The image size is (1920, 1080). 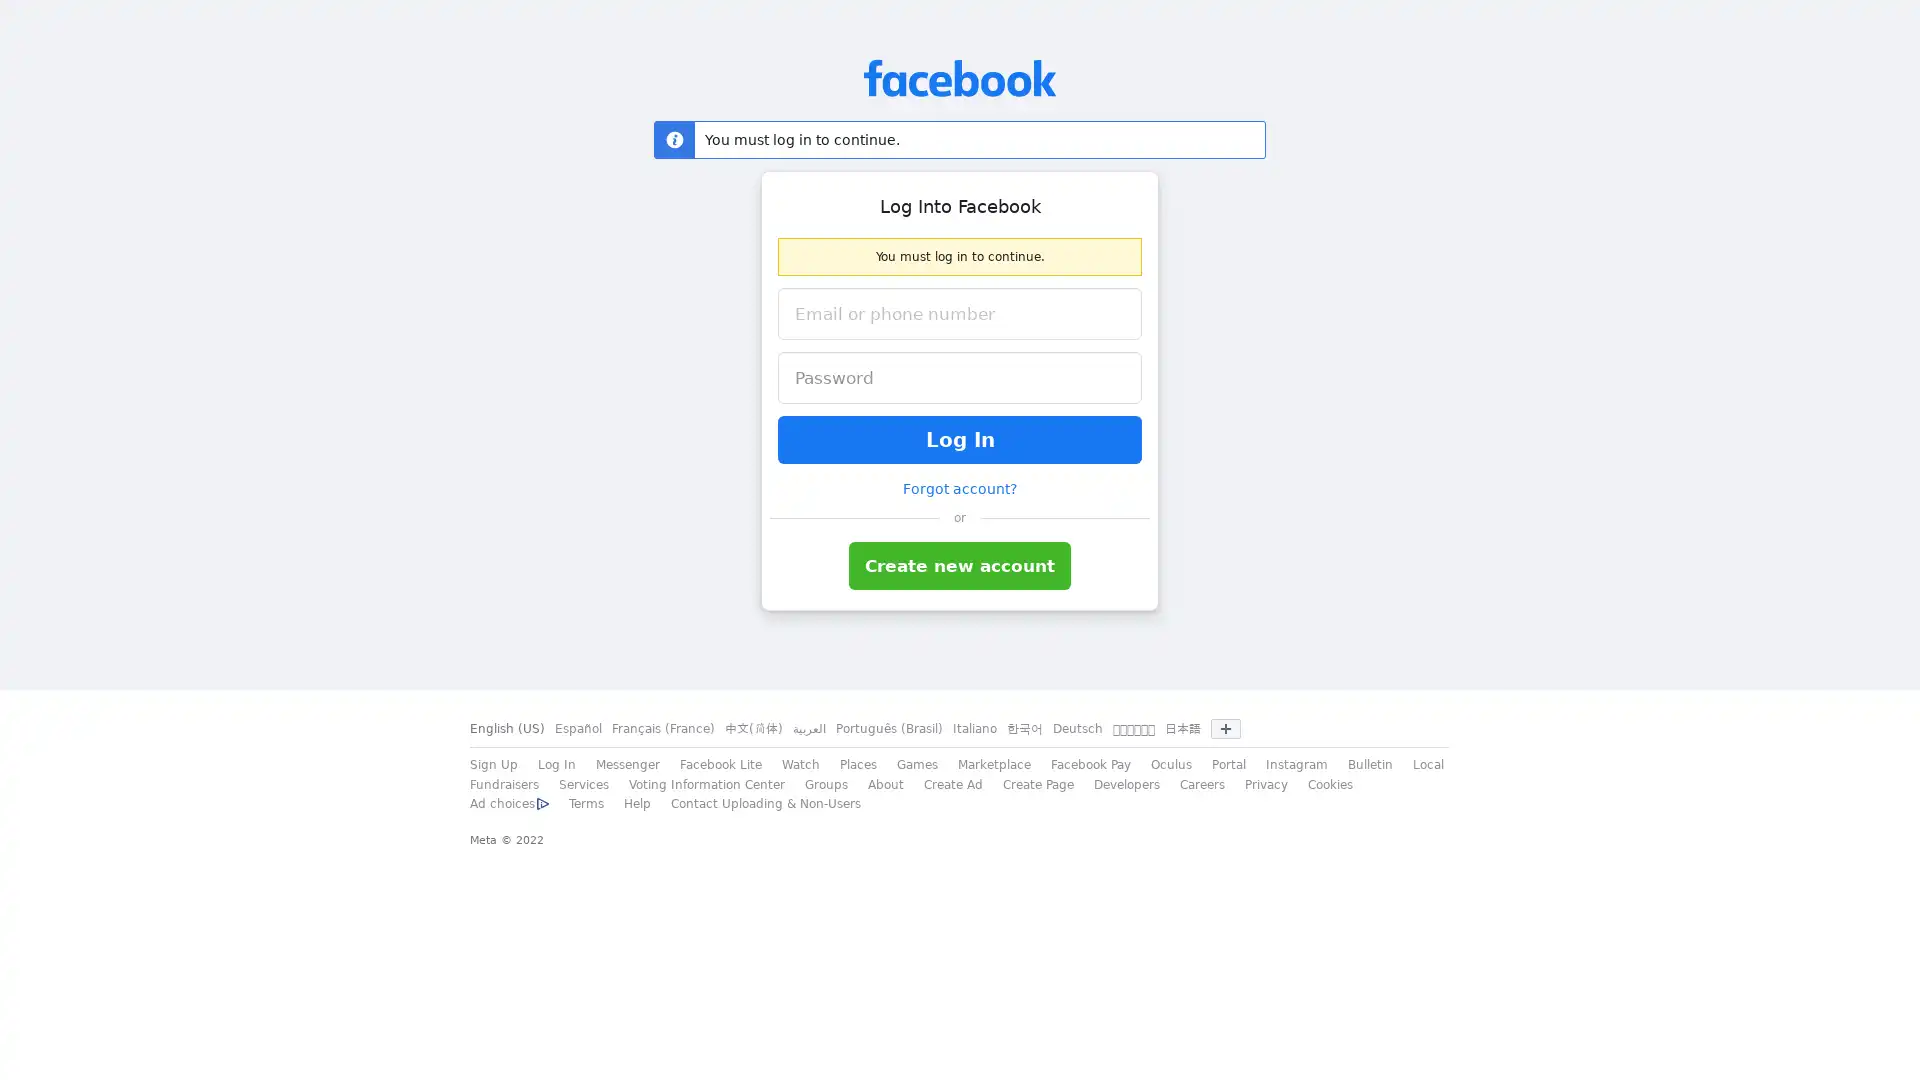 What do you see at coordinates (960, 438) in the screenshot?
I see `Log In` at bounding box center [960, 438].